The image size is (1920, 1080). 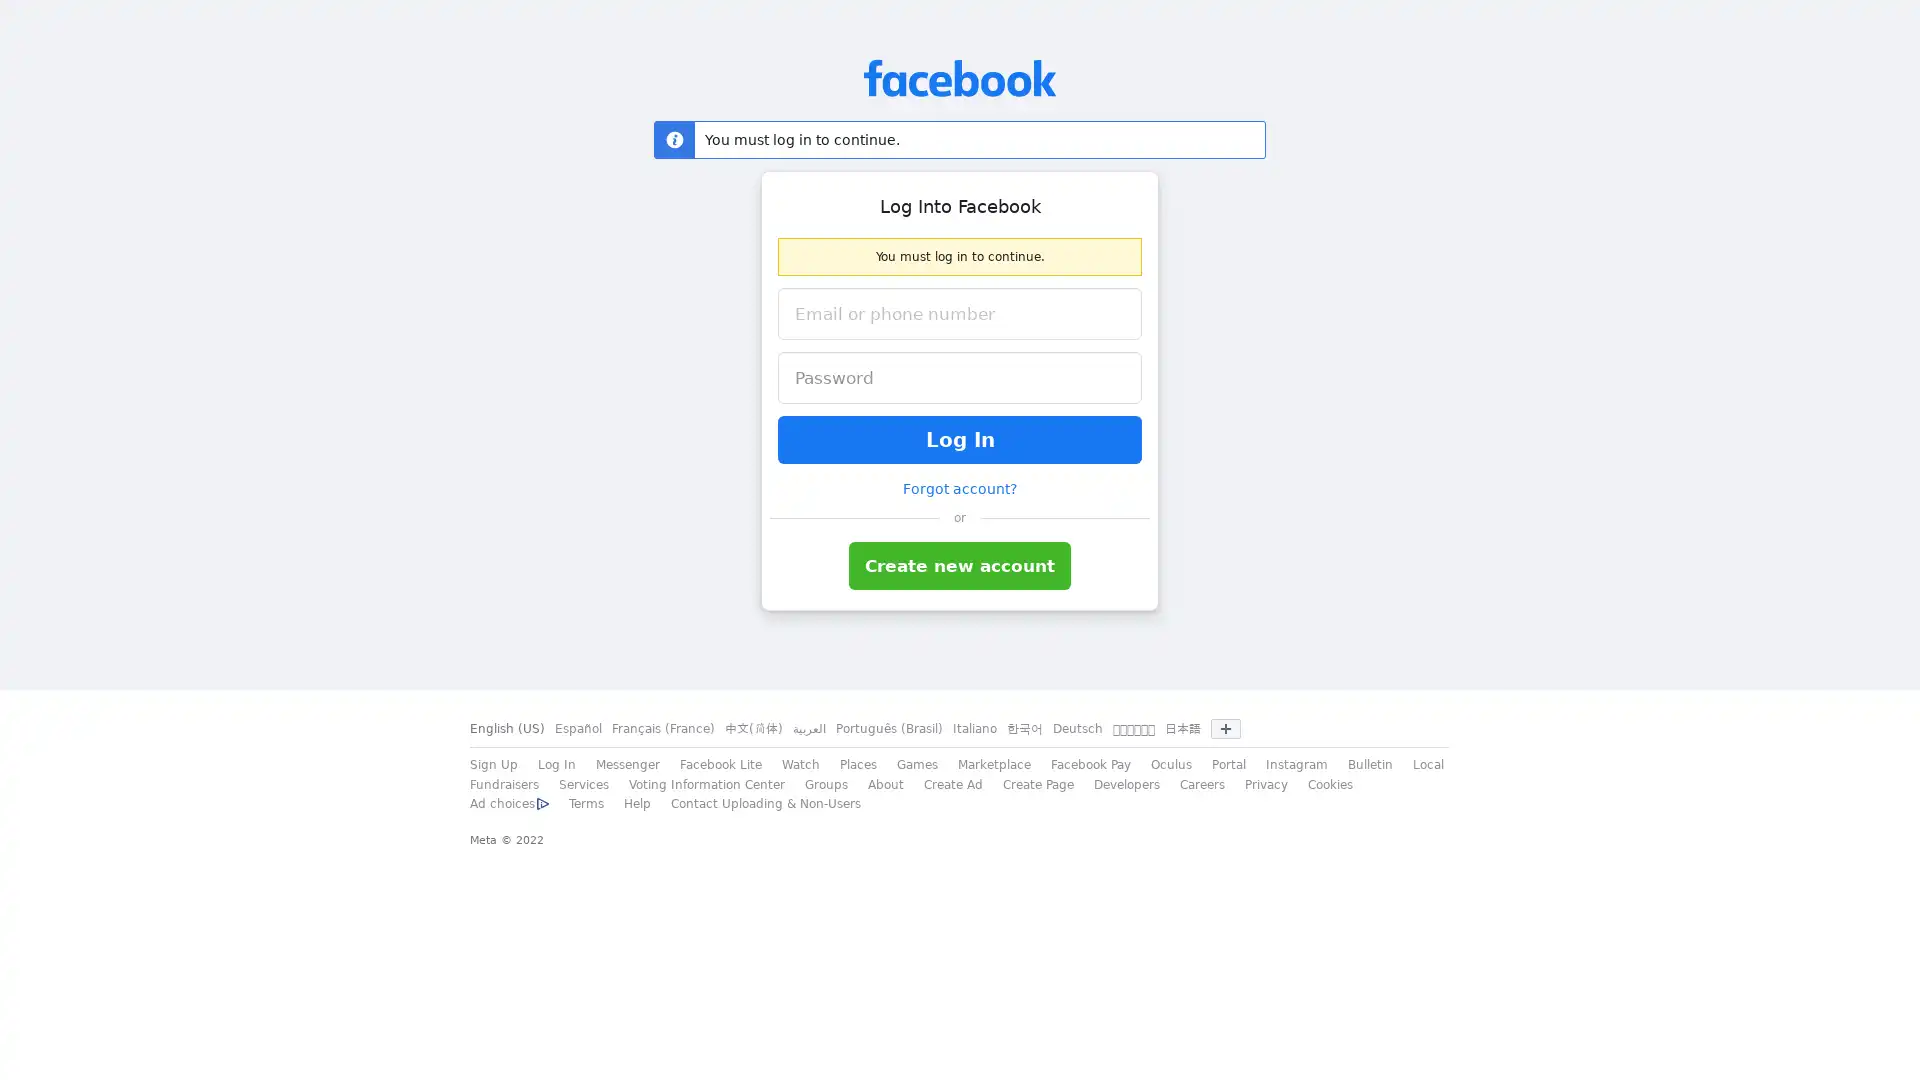 What do you see at coordinates (960, 438) in the screenshot?
I see `Log In` at bounding box center [960, 438].